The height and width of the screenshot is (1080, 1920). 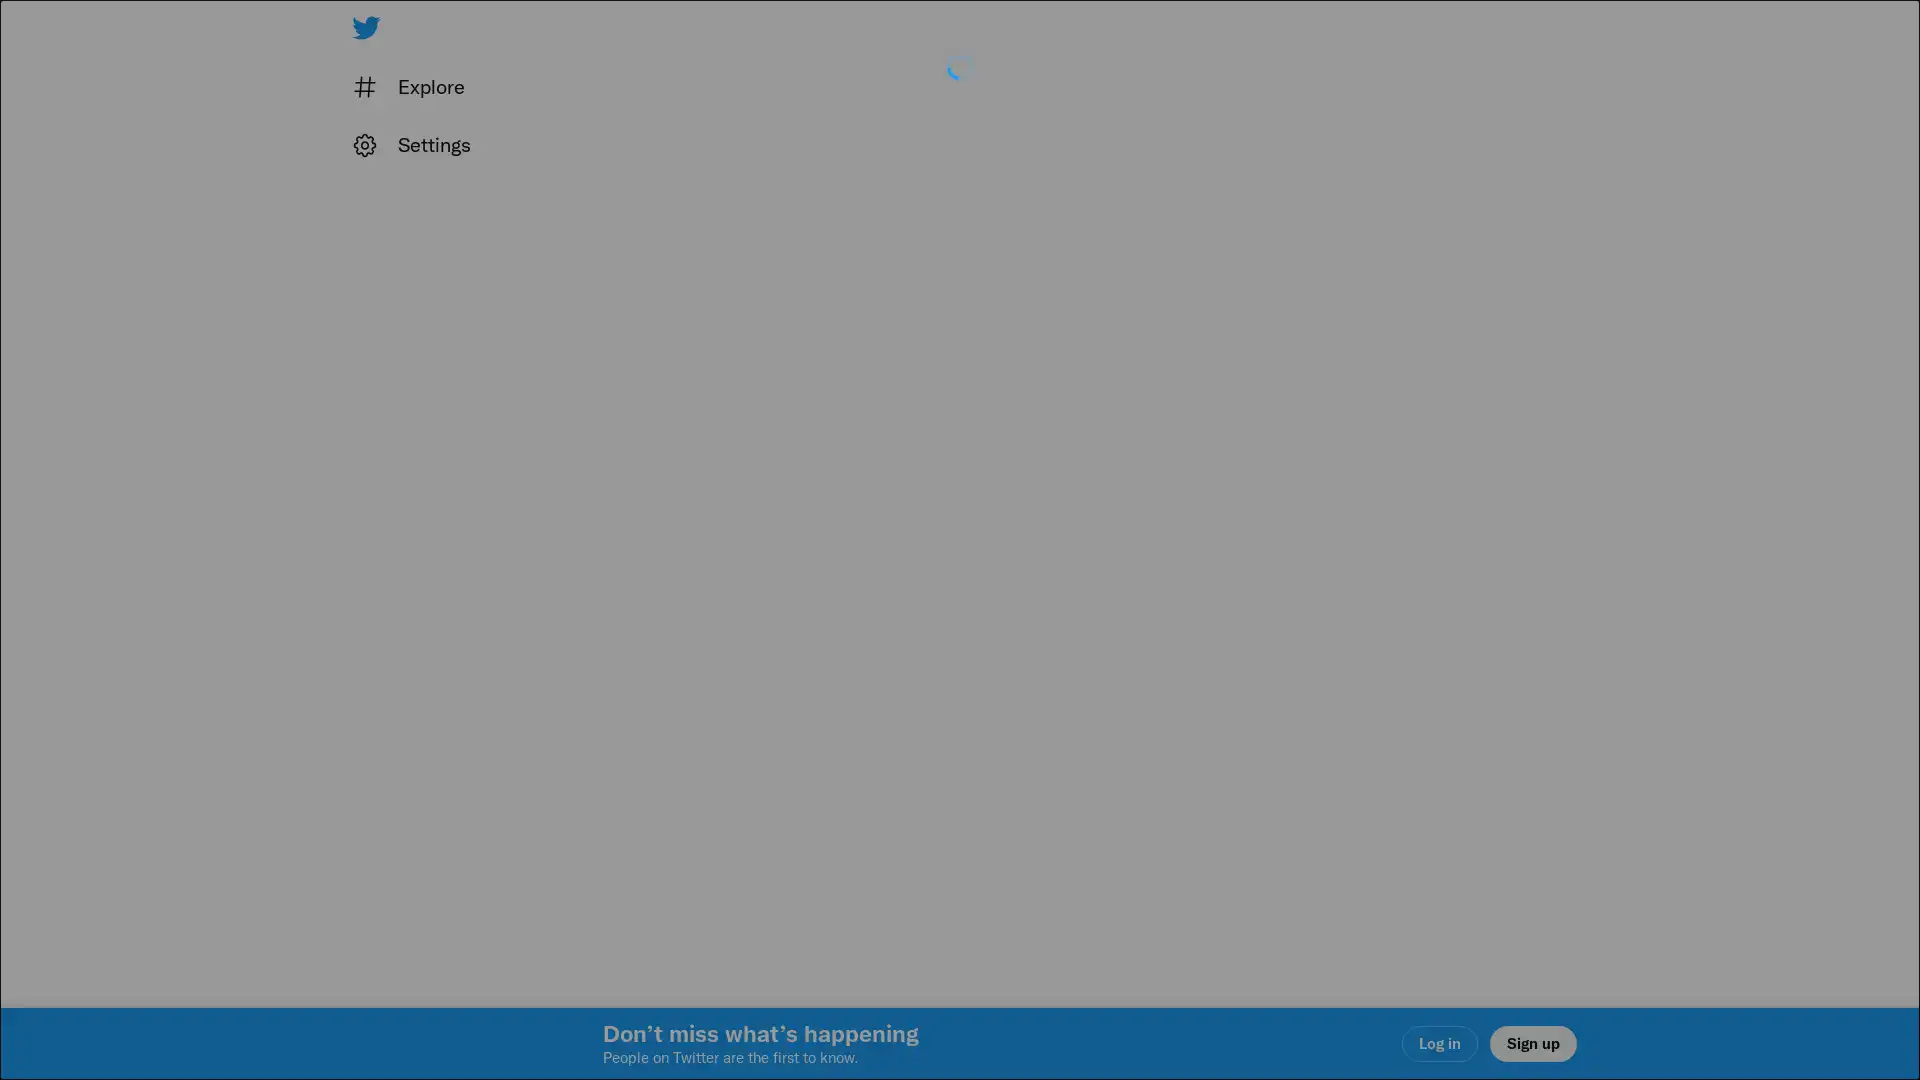 I want to click on Sign up, so click(x=722, y=681).